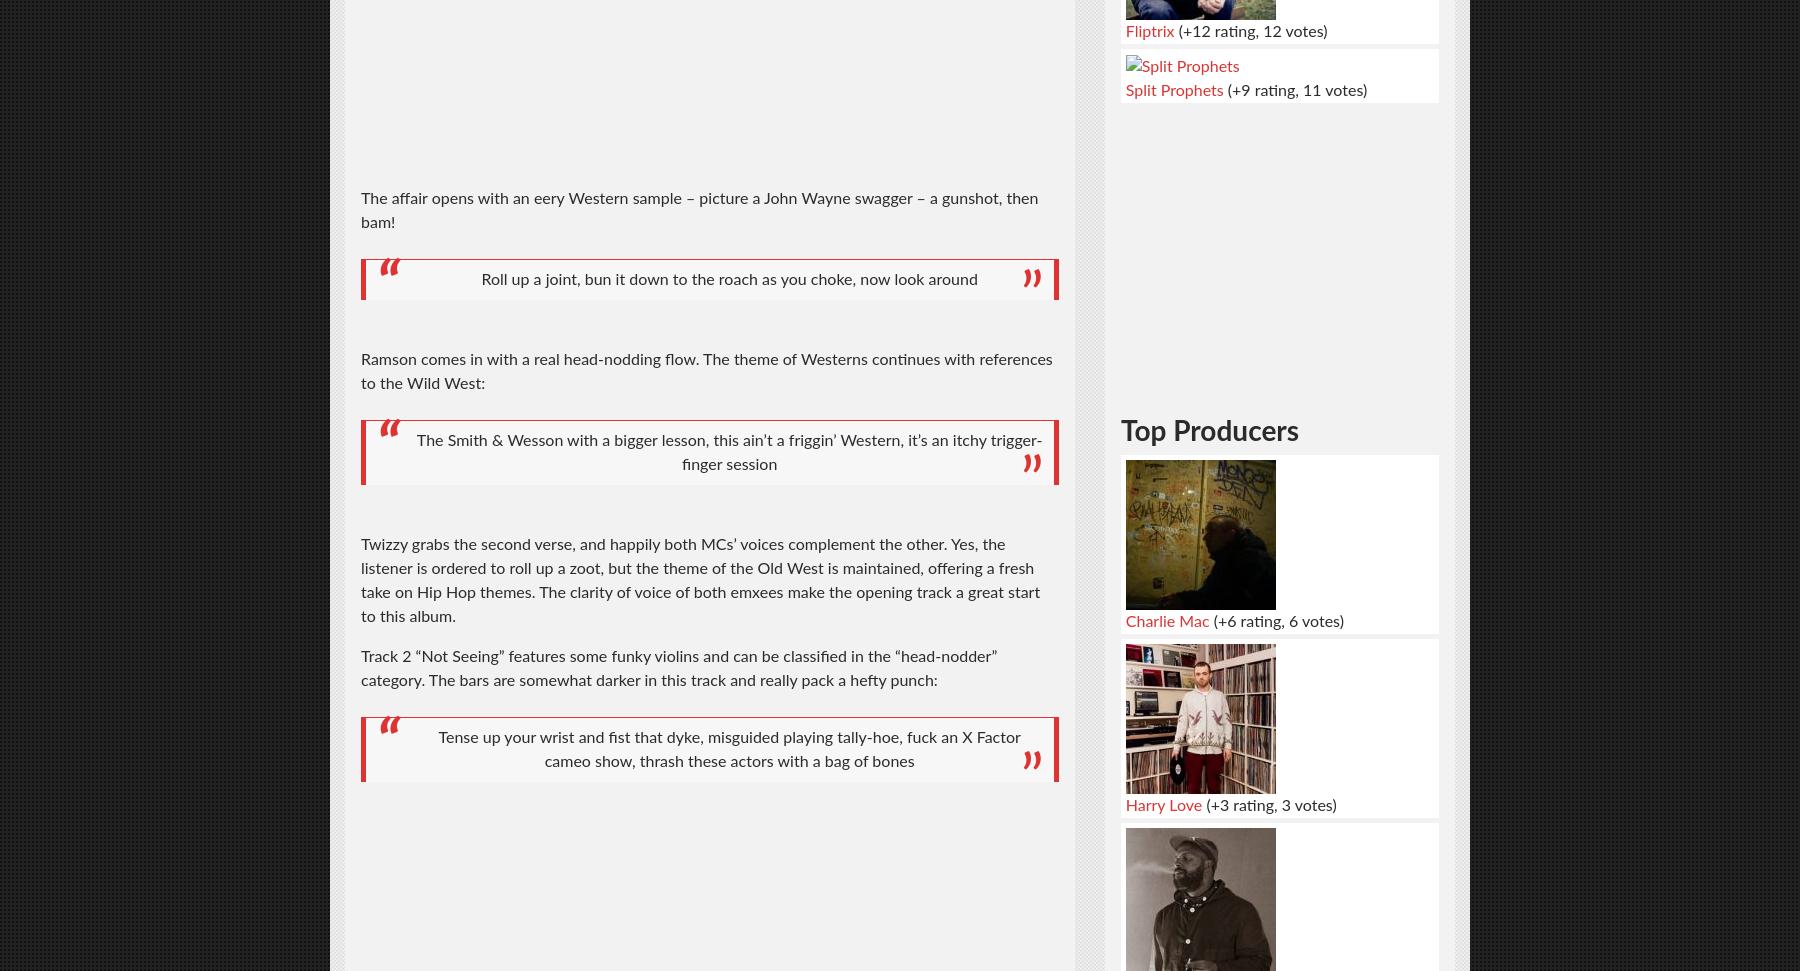  What do you see at coordinates (1148, 30) in the screenshot?
I see `'Fliptrix'` at bounding box center [1148, 30].